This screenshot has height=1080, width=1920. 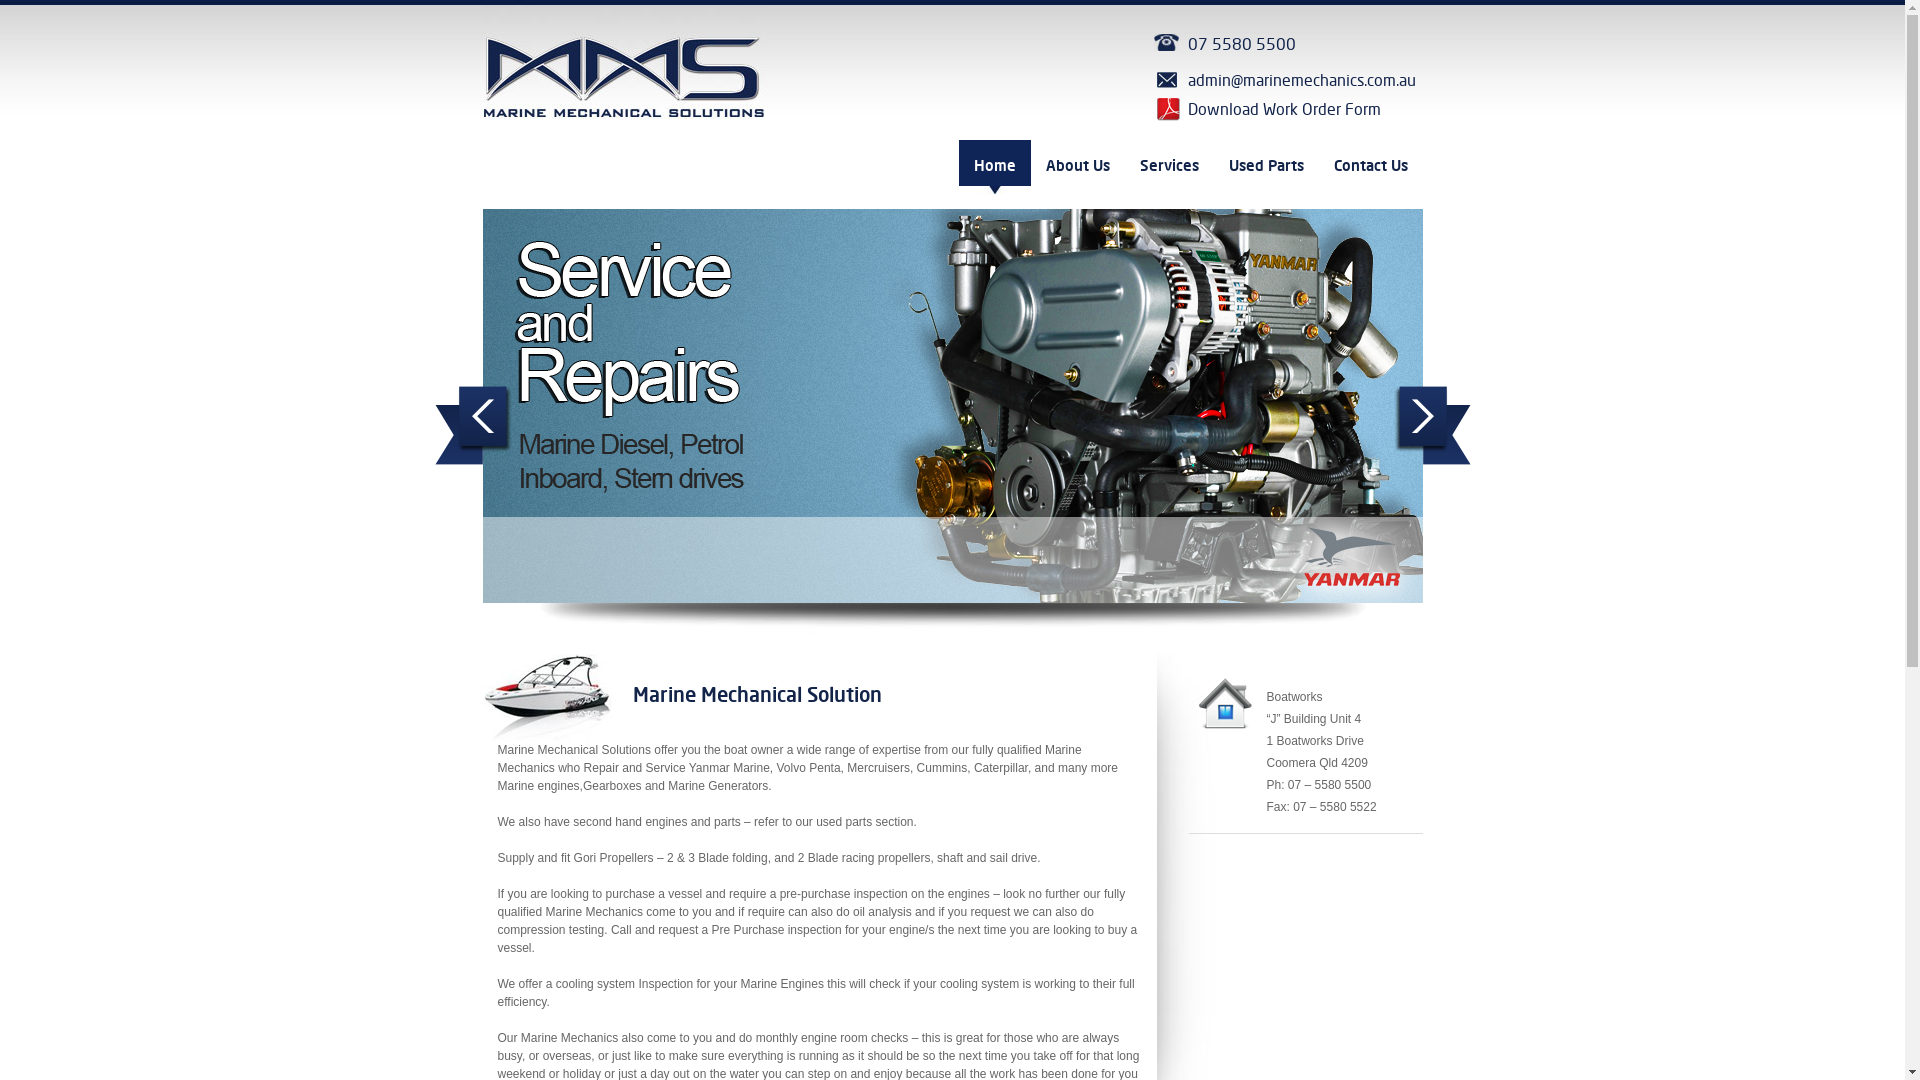 What do you see at coordinates (777, 633) in the screenshot?
I see `'2'` at bounding box center [777, 633].